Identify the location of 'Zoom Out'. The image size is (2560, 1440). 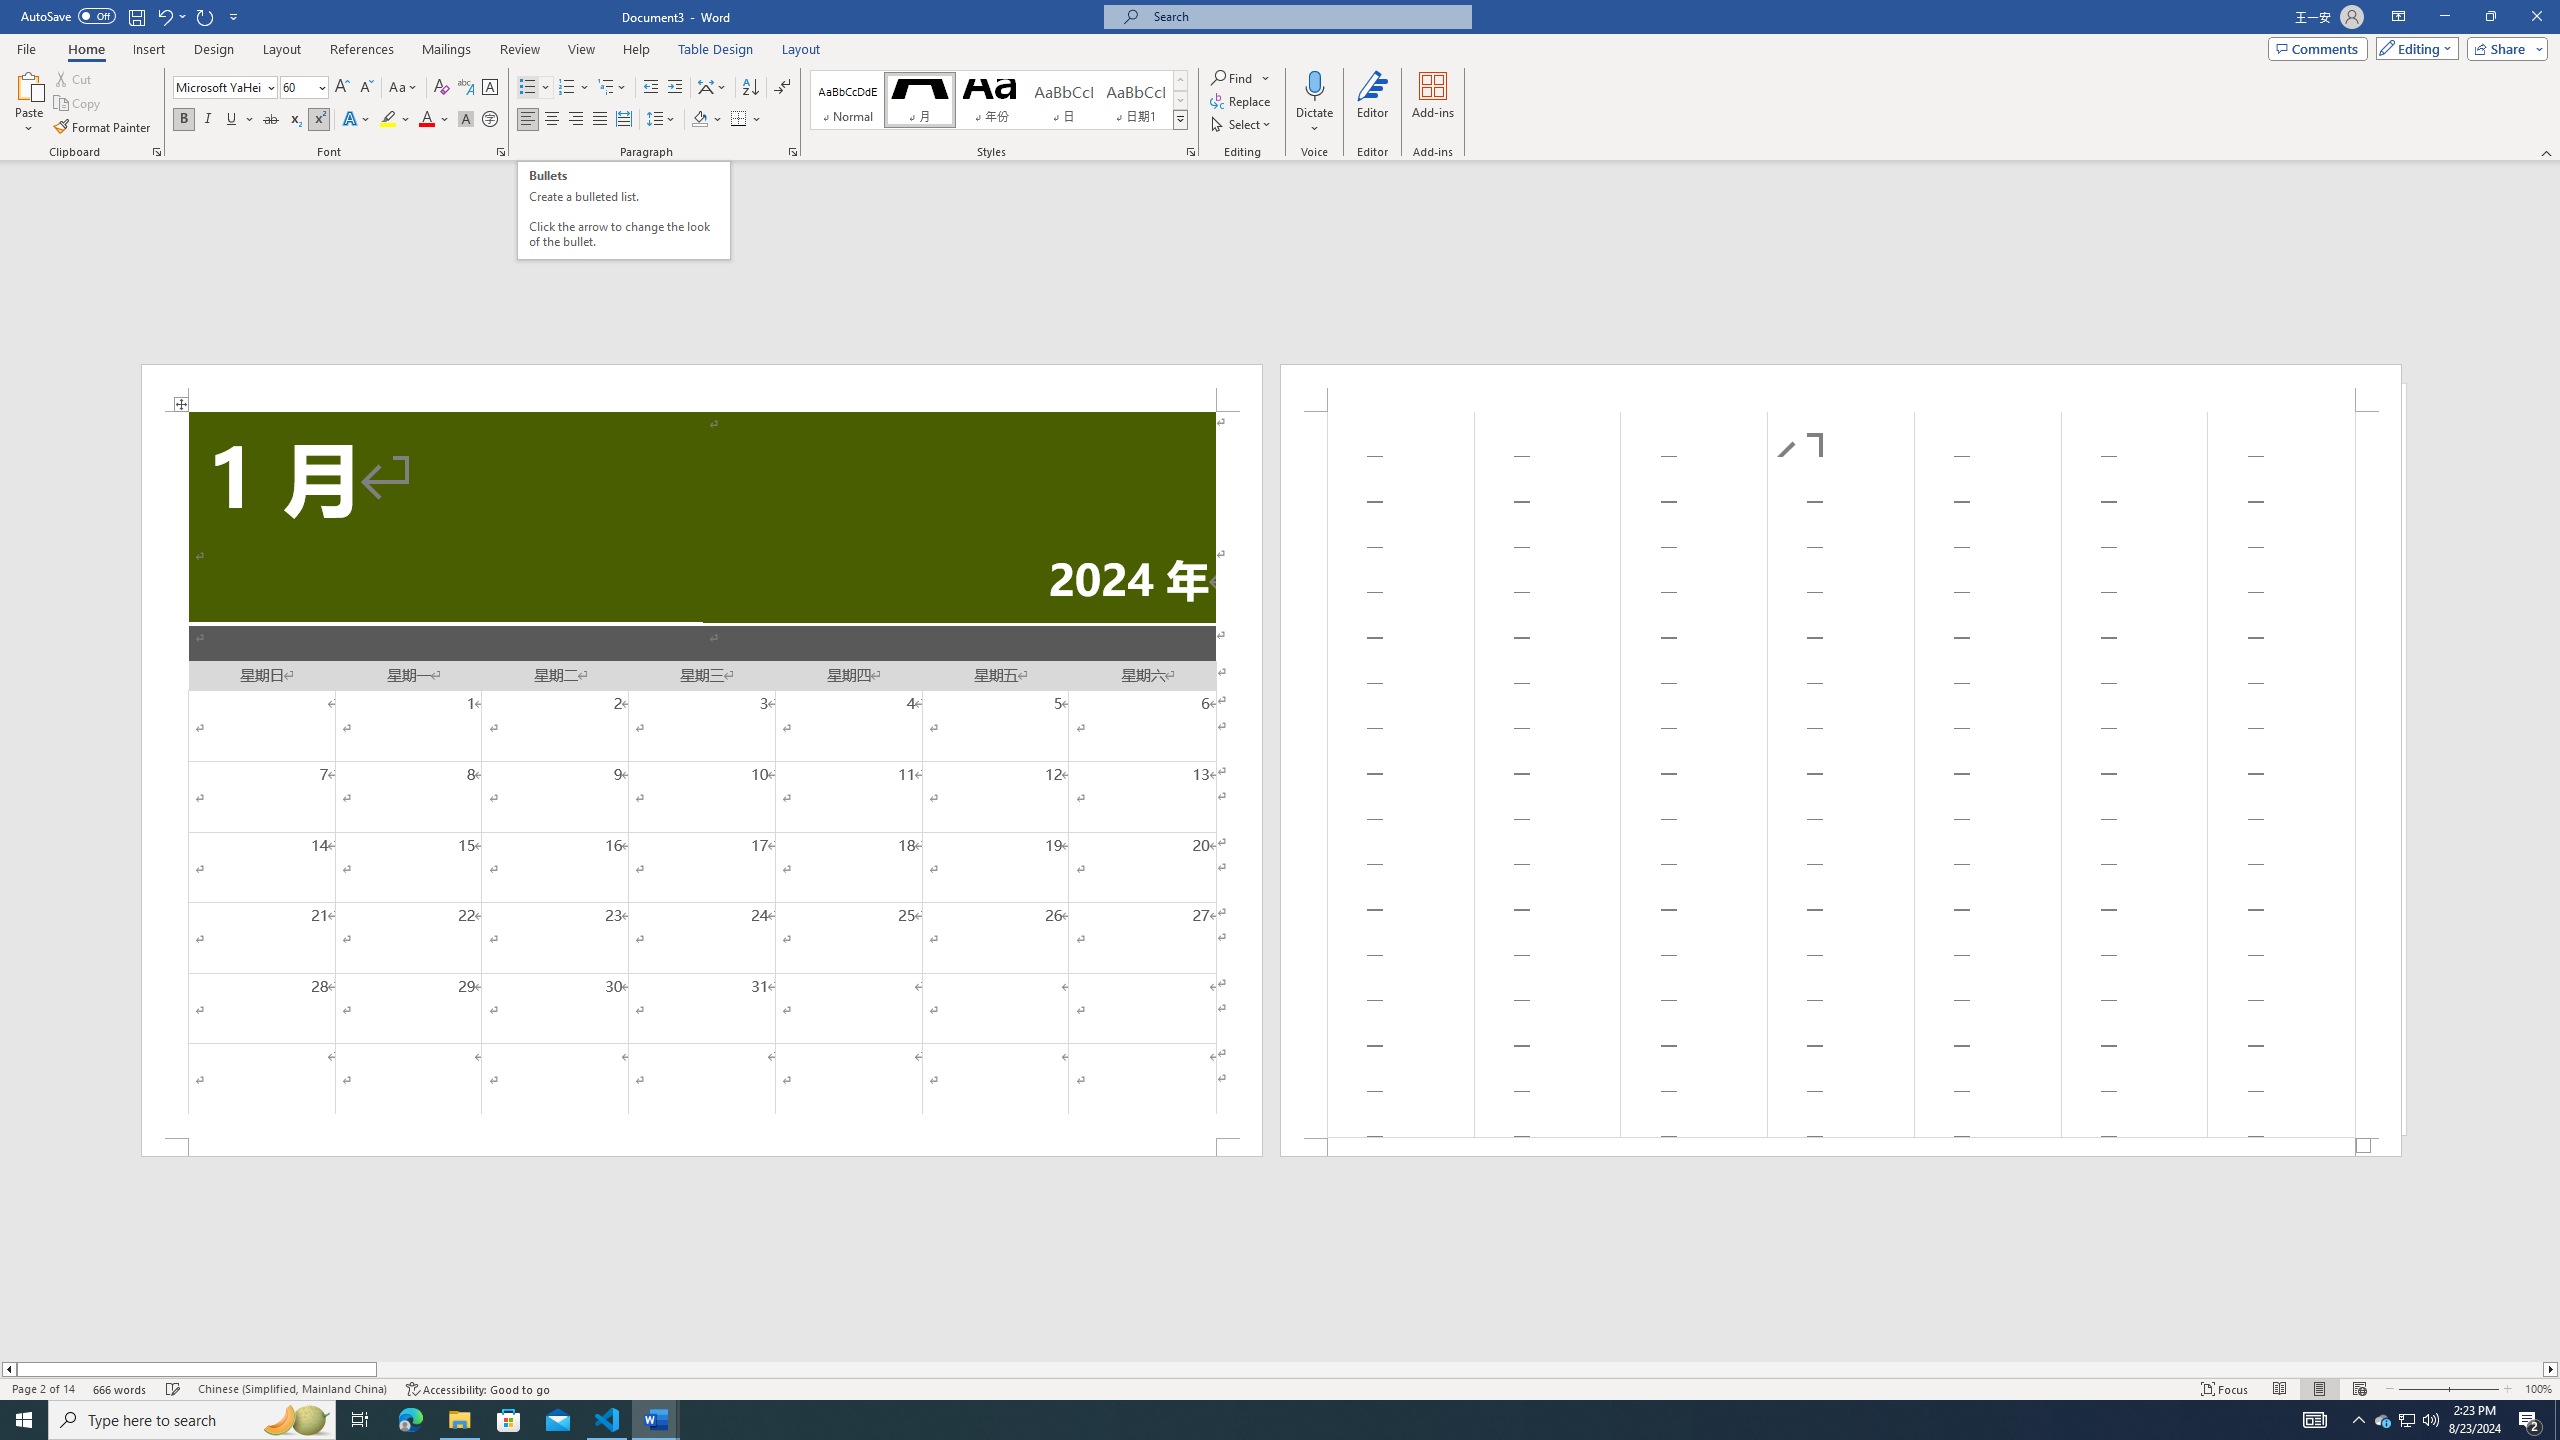
(2422, 1389).